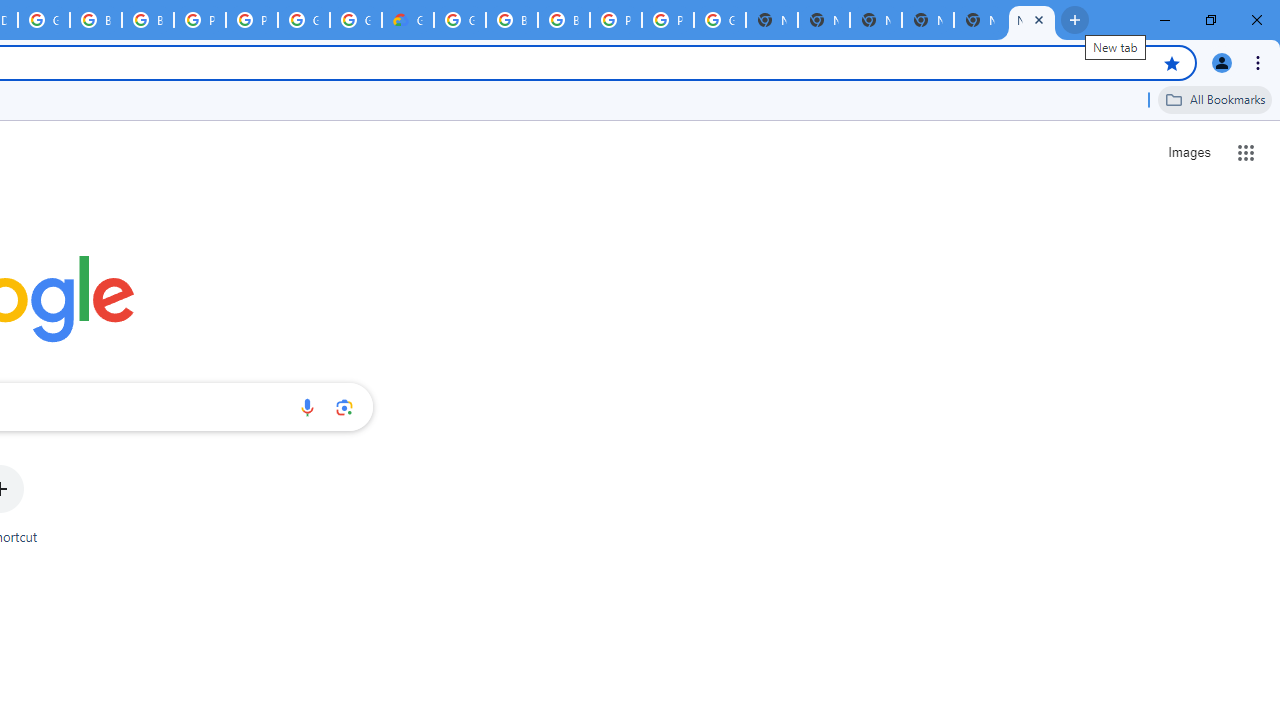 This screenshot has width=1280, height=720. What do you see at coordinates (406, 20) in the screenshot?
I see `'Google Cloud Estimate Summary'` at bounding box center [406, 20].